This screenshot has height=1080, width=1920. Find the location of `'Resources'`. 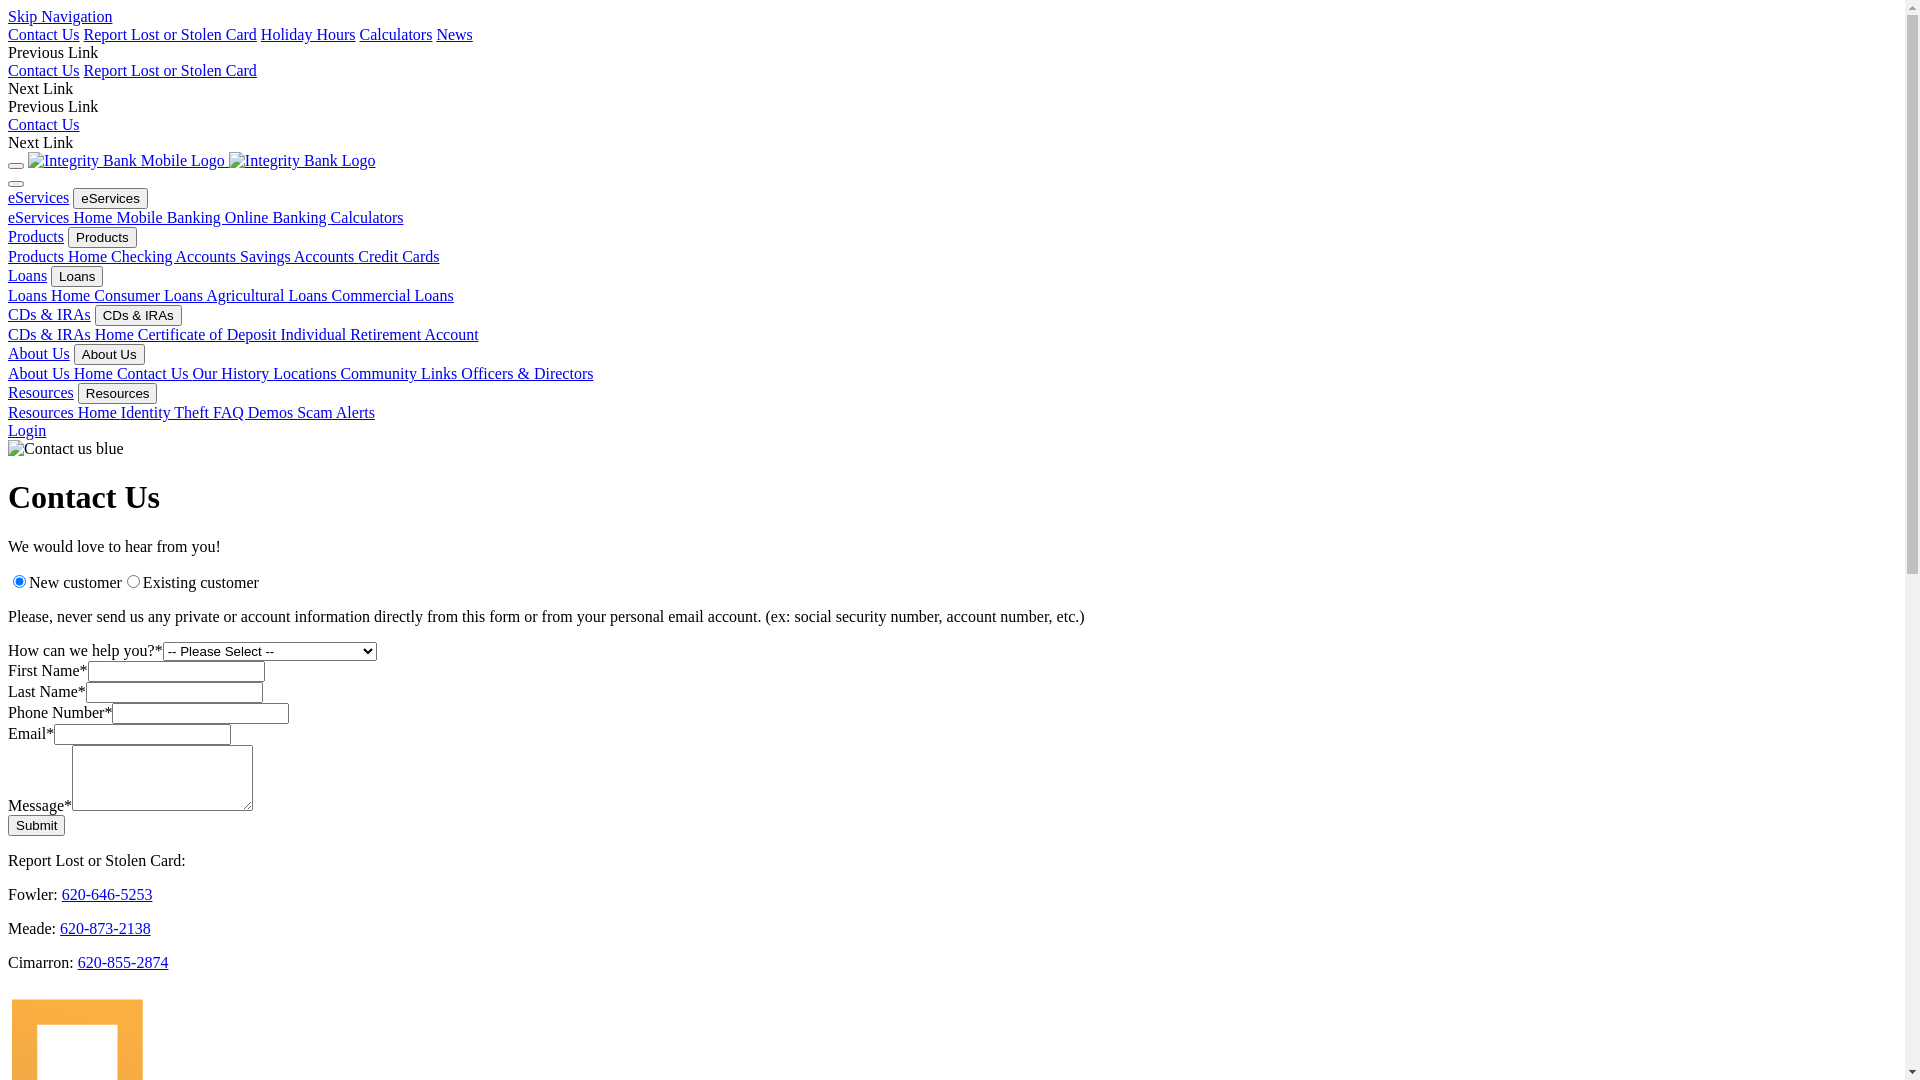

'Resources' is located at coordinates (41, 392).